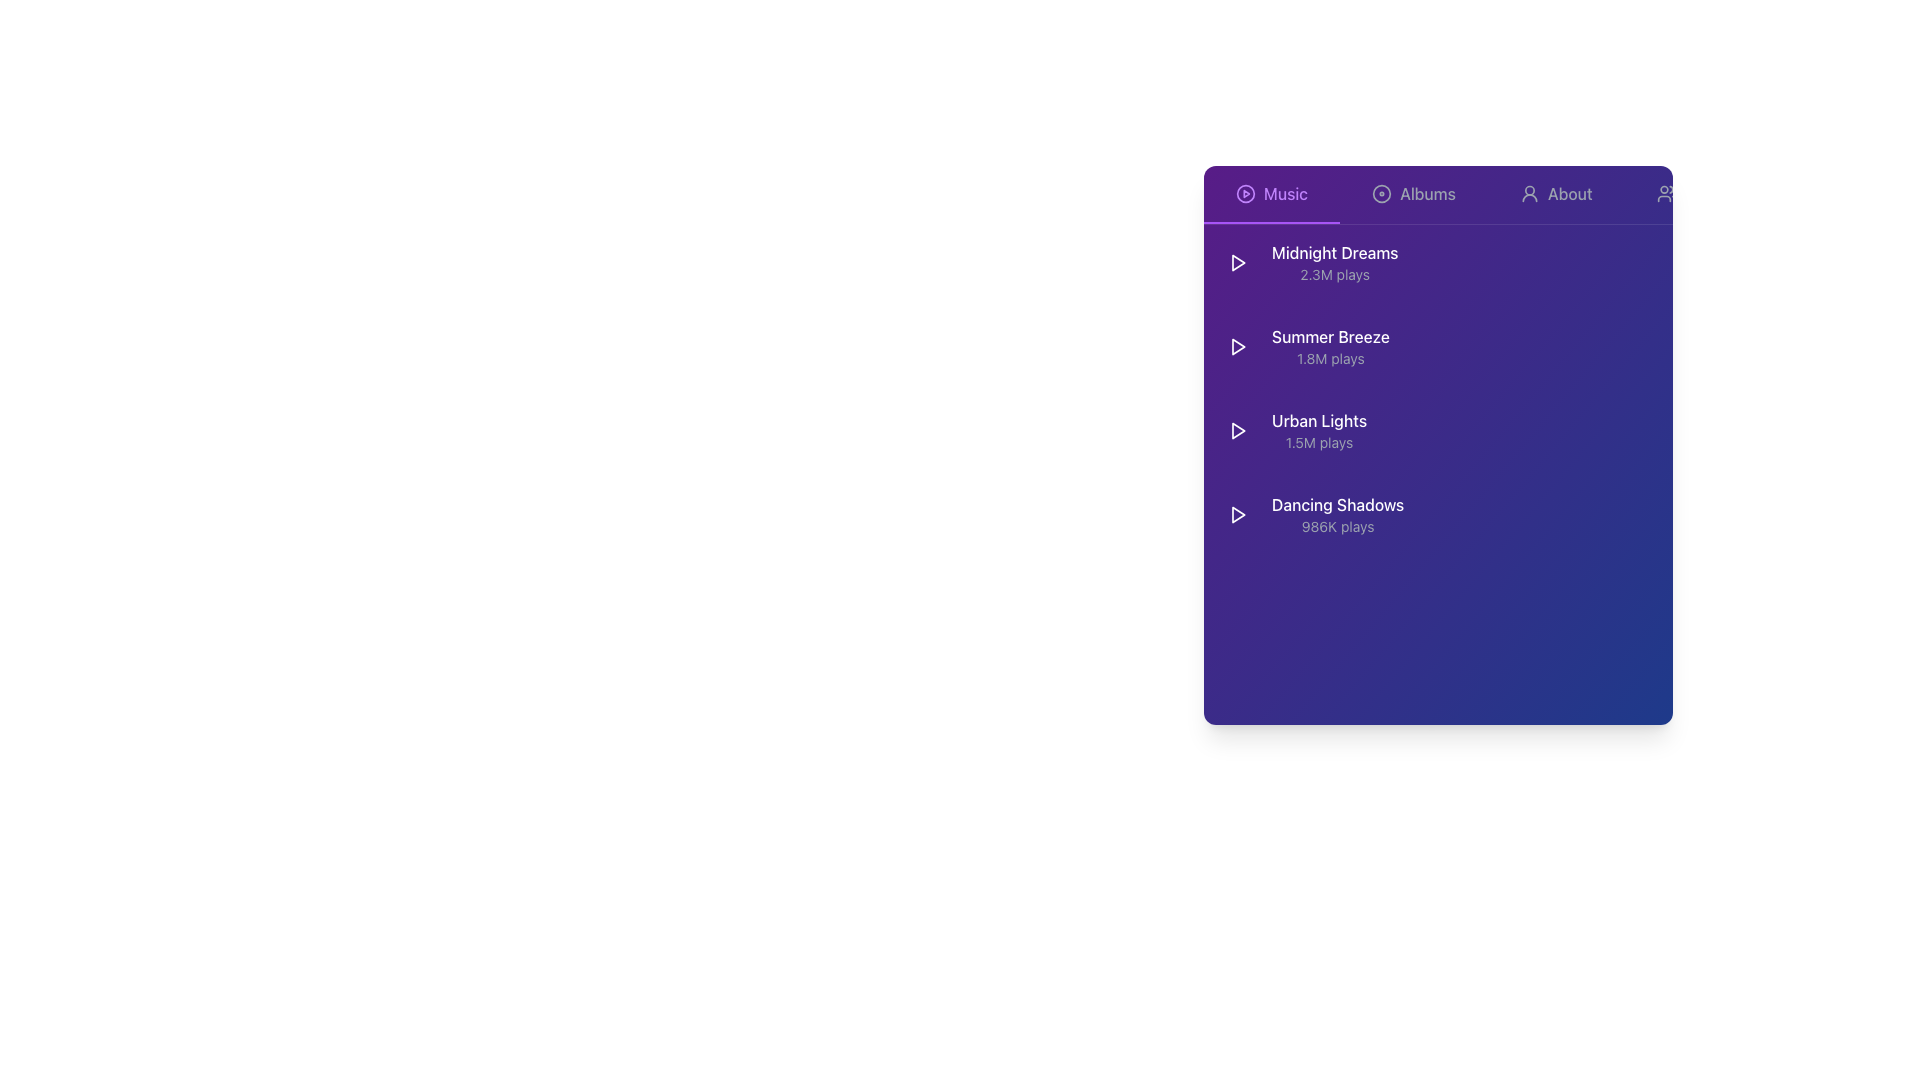 This screenshot has width=1920, height=1080. Describe the element at coordinates (1649, 514) in the screenshot. I see `the Ellipsis menu button represented by three horizontally-aligned small circles located near the right edge of the 'Dancing Shadows' list item` at that location.